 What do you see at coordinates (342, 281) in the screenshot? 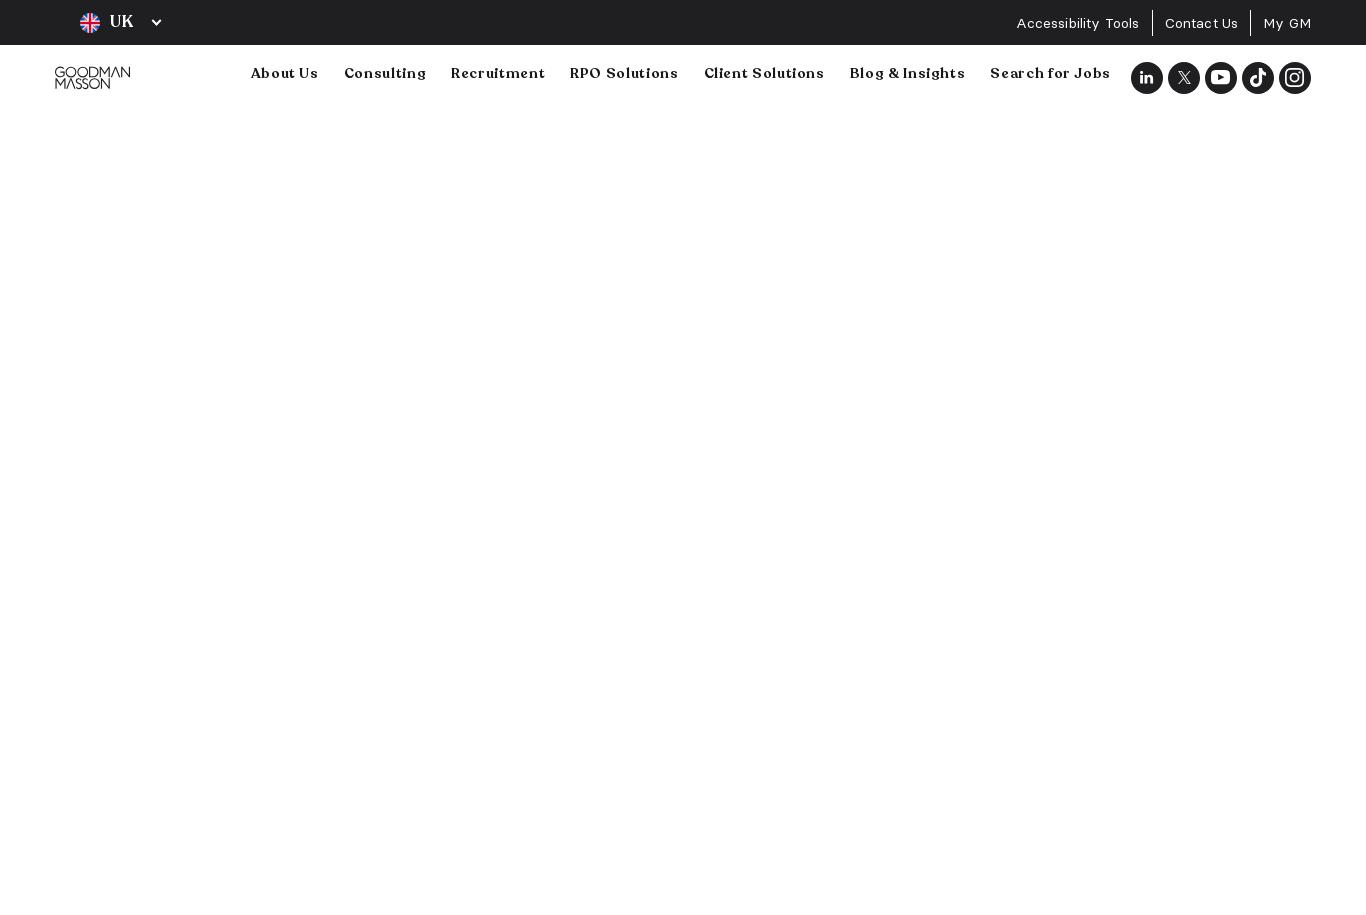
I see `'Search our jobs'` at bounding box center [342, 281].